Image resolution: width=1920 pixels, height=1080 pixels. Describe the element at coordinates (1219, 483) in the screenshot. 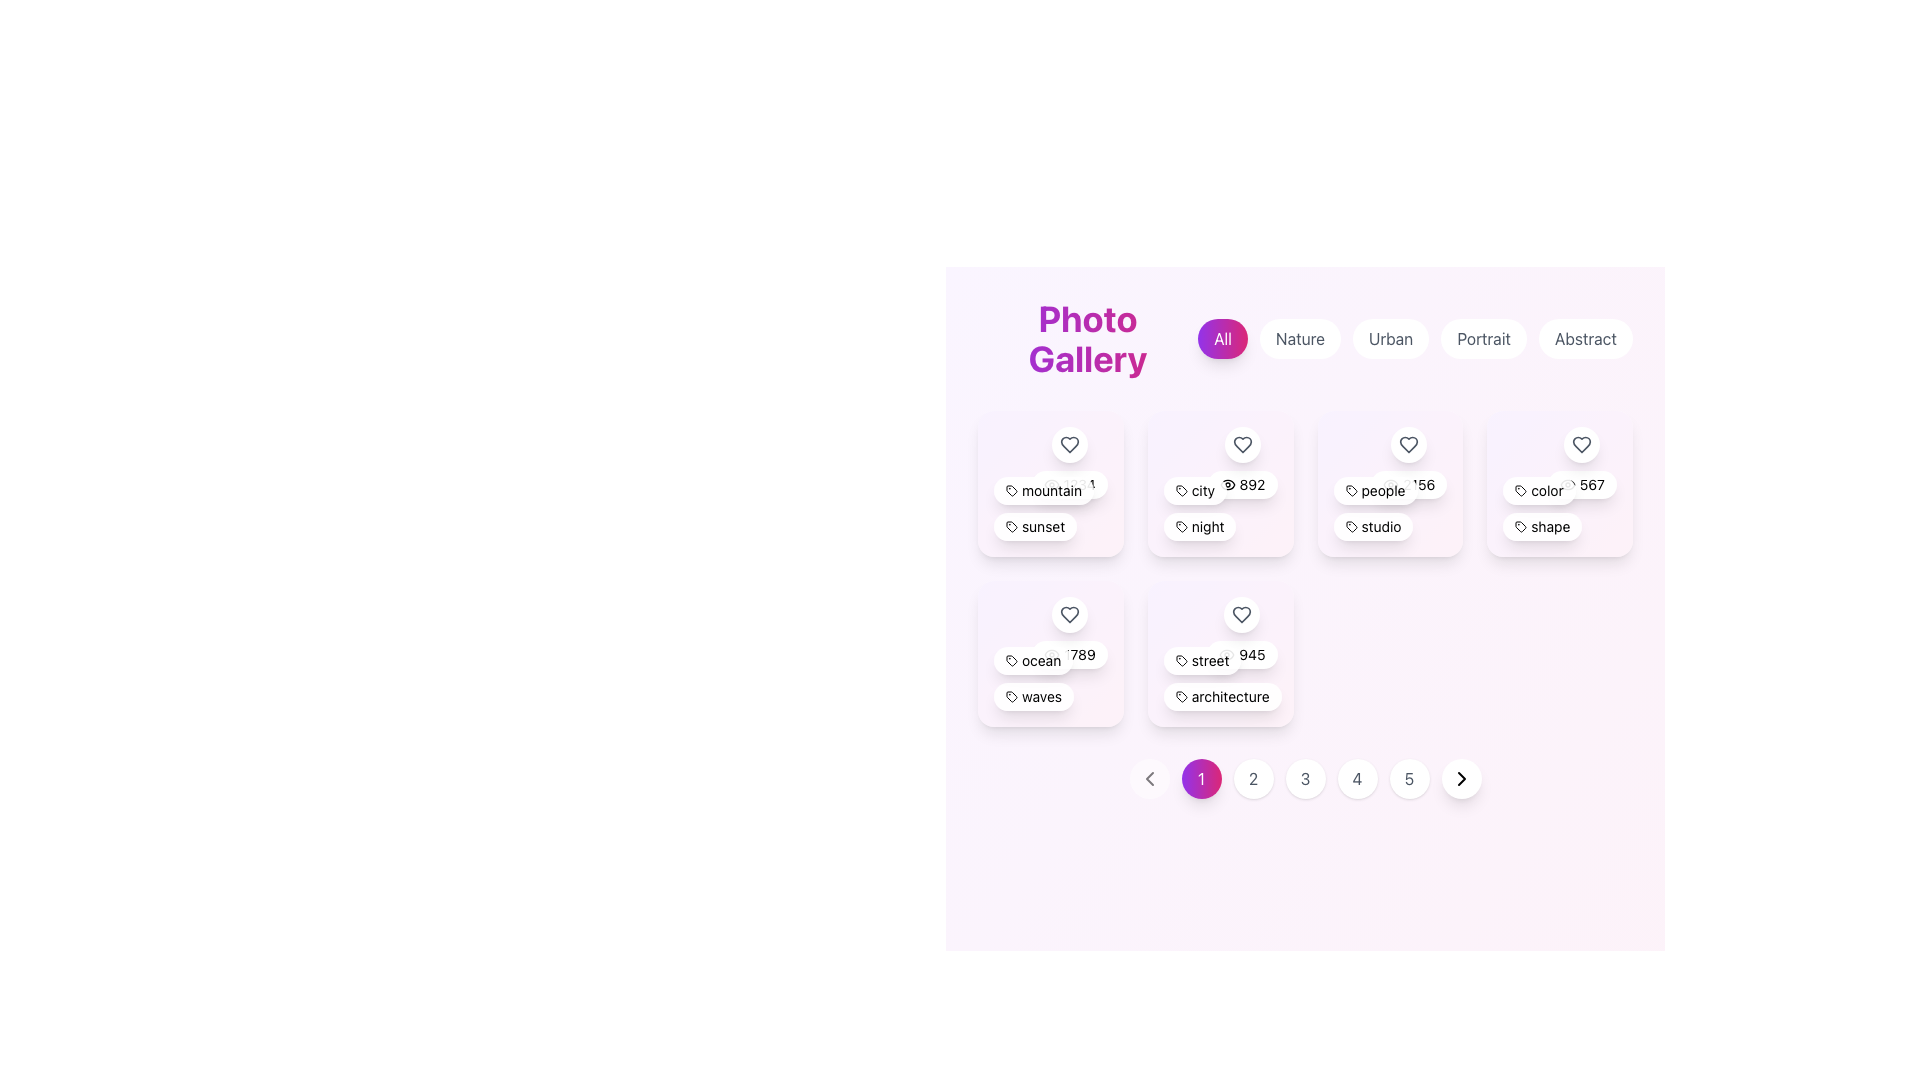

I see `the heart-shaped icon on the second card in the second row of the grid layout to mark it as a favorite` at that location.